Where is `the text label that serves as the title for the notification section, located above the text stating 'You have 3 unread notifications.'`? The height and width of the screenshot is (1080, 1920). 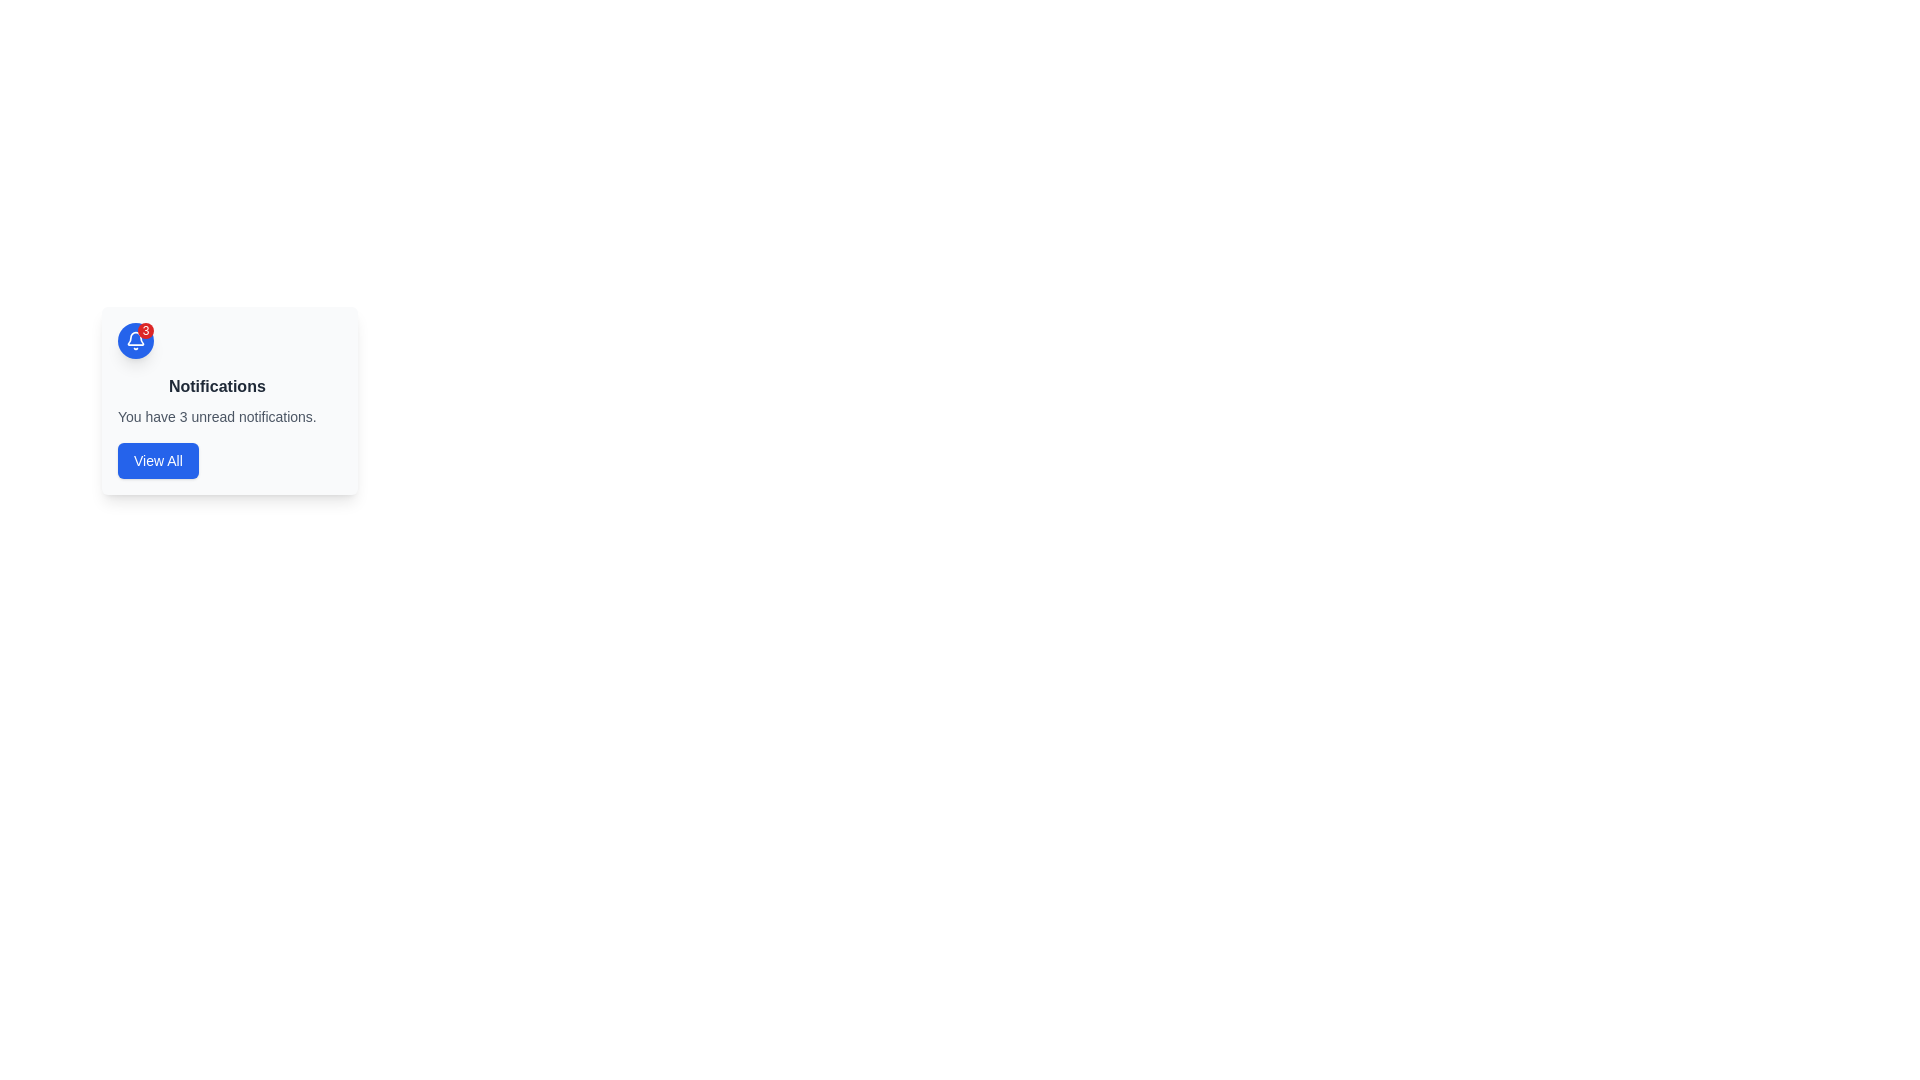
the text label that serves as the title for the notification section, located above the text stating 'You have 3 unread notifications.' is located at coordinates (217, 386).